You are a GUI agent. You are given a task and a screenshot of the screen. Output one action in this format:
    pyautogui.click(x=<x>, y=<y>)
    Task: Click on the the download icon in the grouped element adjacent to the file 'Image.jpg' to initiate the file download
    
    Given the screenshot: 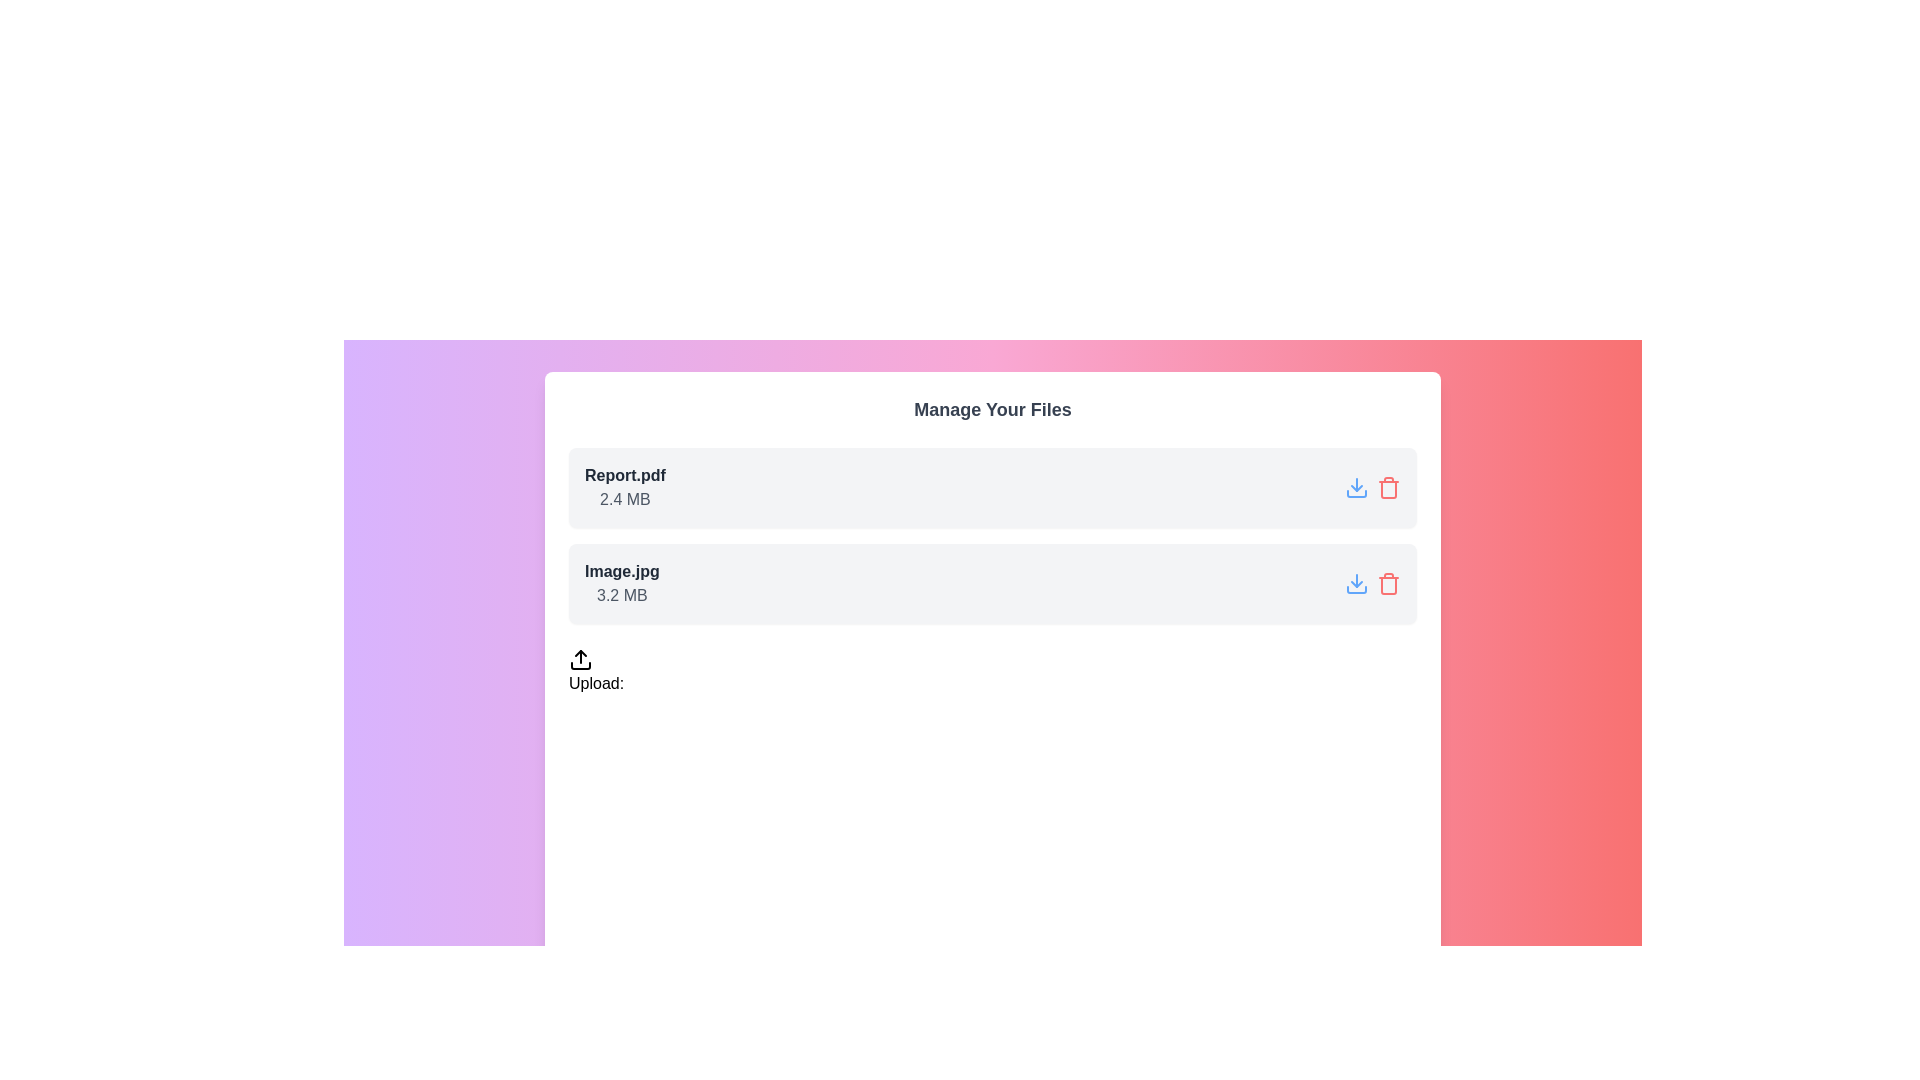 What is the action you would take?
    pyautogui.click(x=1371, y=583)
    